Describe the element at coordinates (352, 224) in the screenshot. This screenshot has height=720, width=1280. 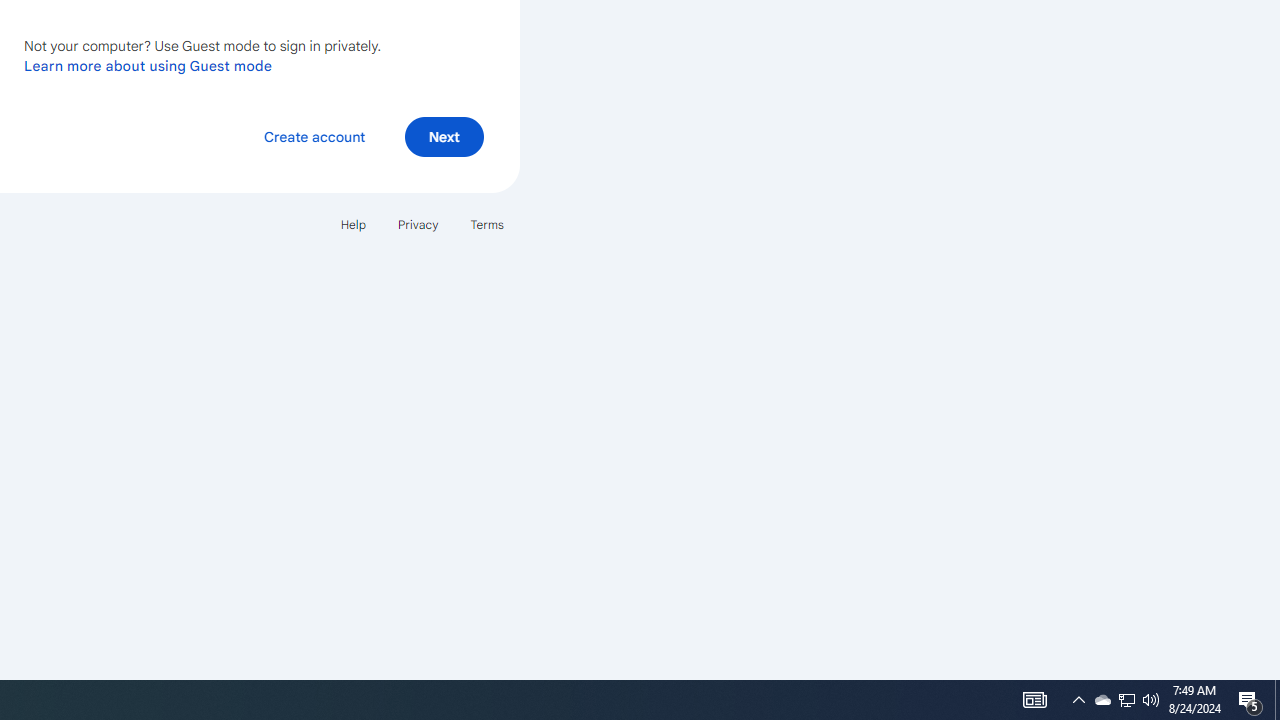
I see `'Help'` at that location.